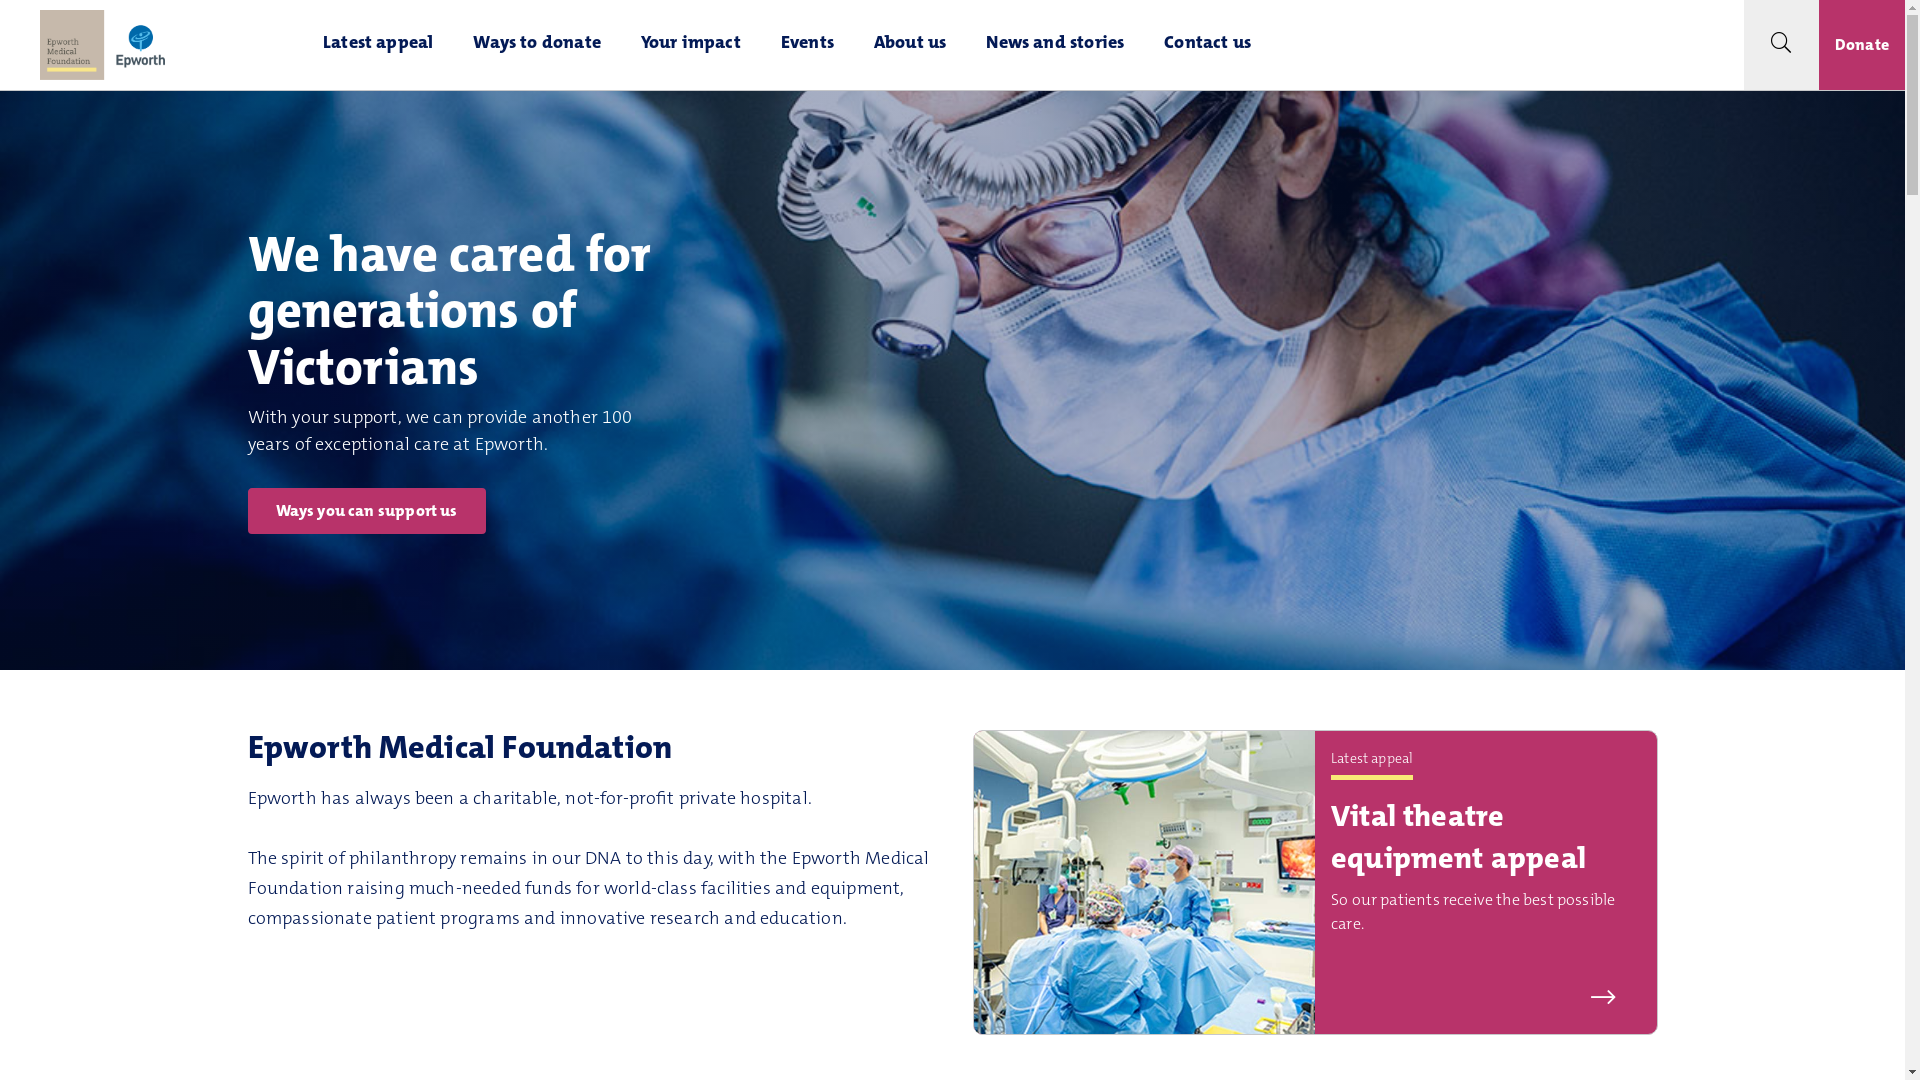 The height and width of the screenshot is (1080, 1920). What do you see at coordinates (1458, 840) in the screenshot?
I see `'Vital theatre equipment appeal'` at bounding box center [1458, 840].